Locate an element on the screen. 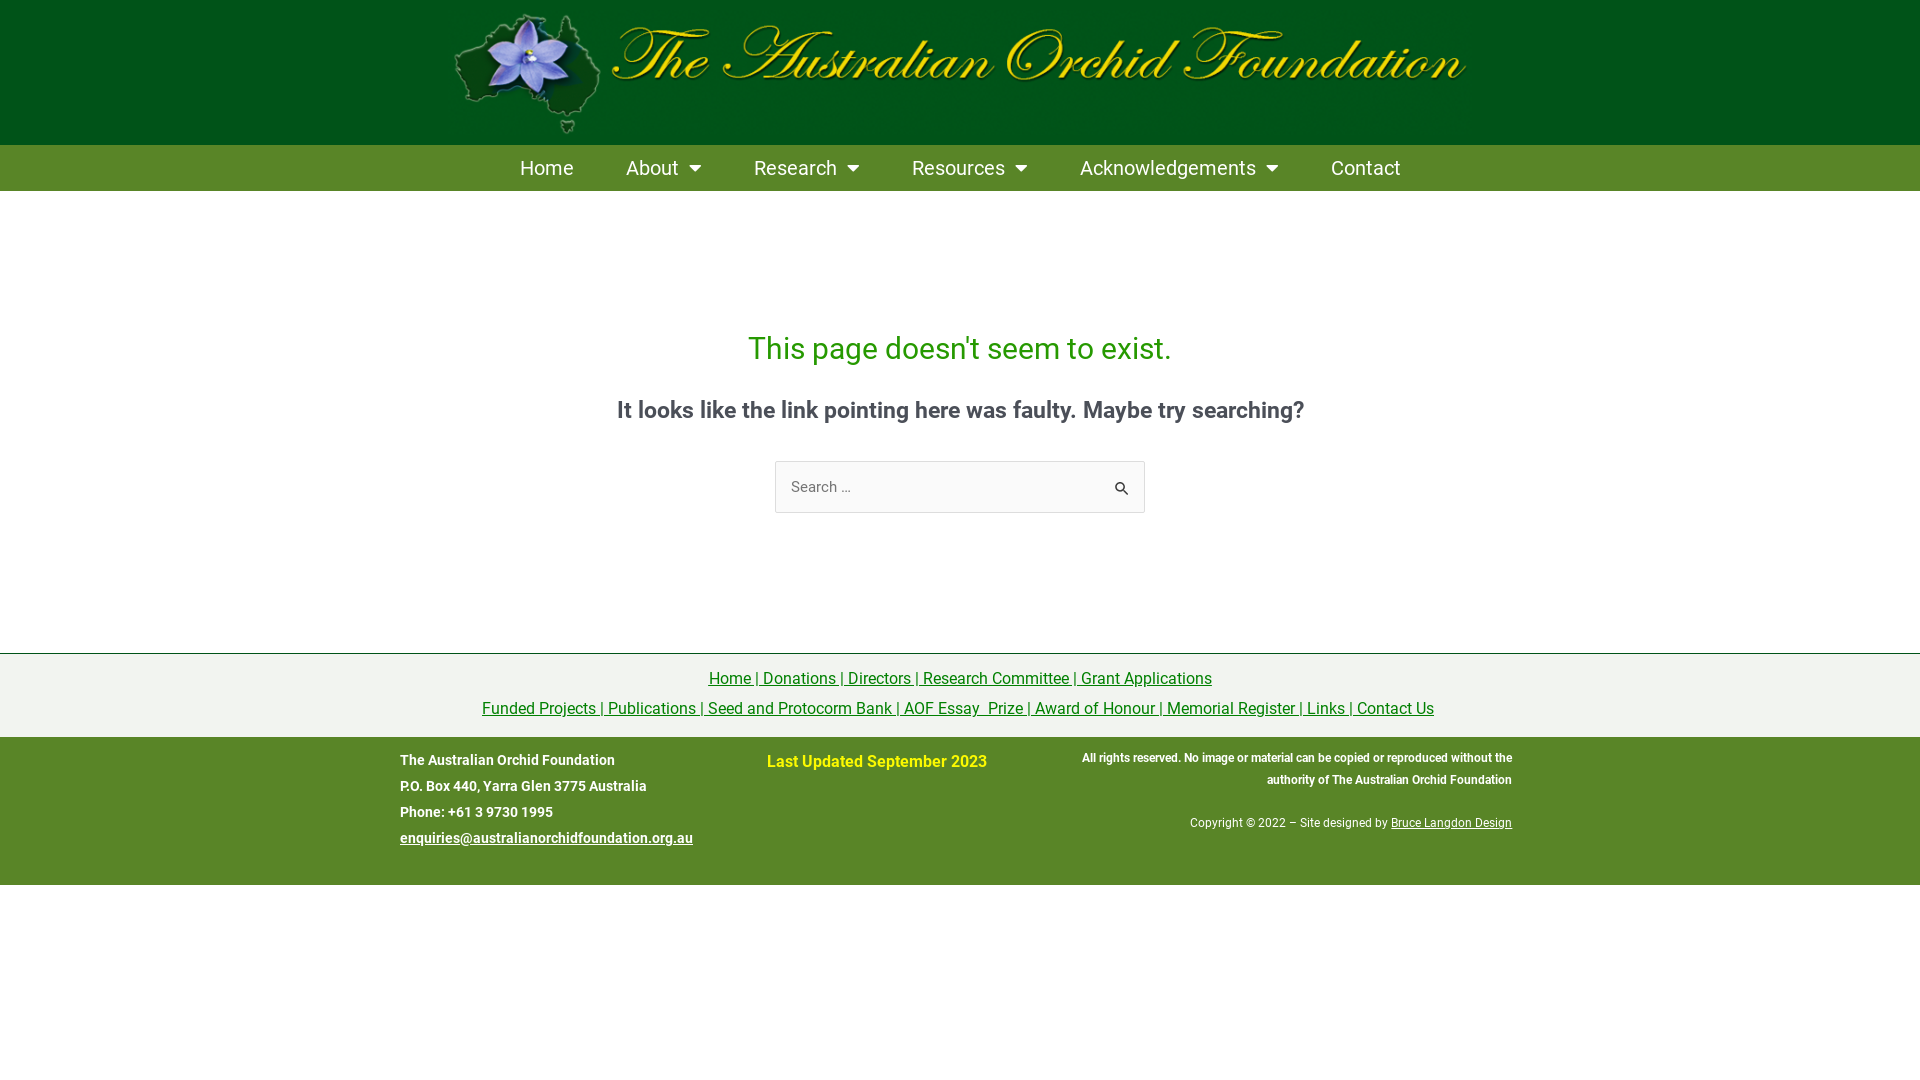  'About' is located at coordinates (663, 167).